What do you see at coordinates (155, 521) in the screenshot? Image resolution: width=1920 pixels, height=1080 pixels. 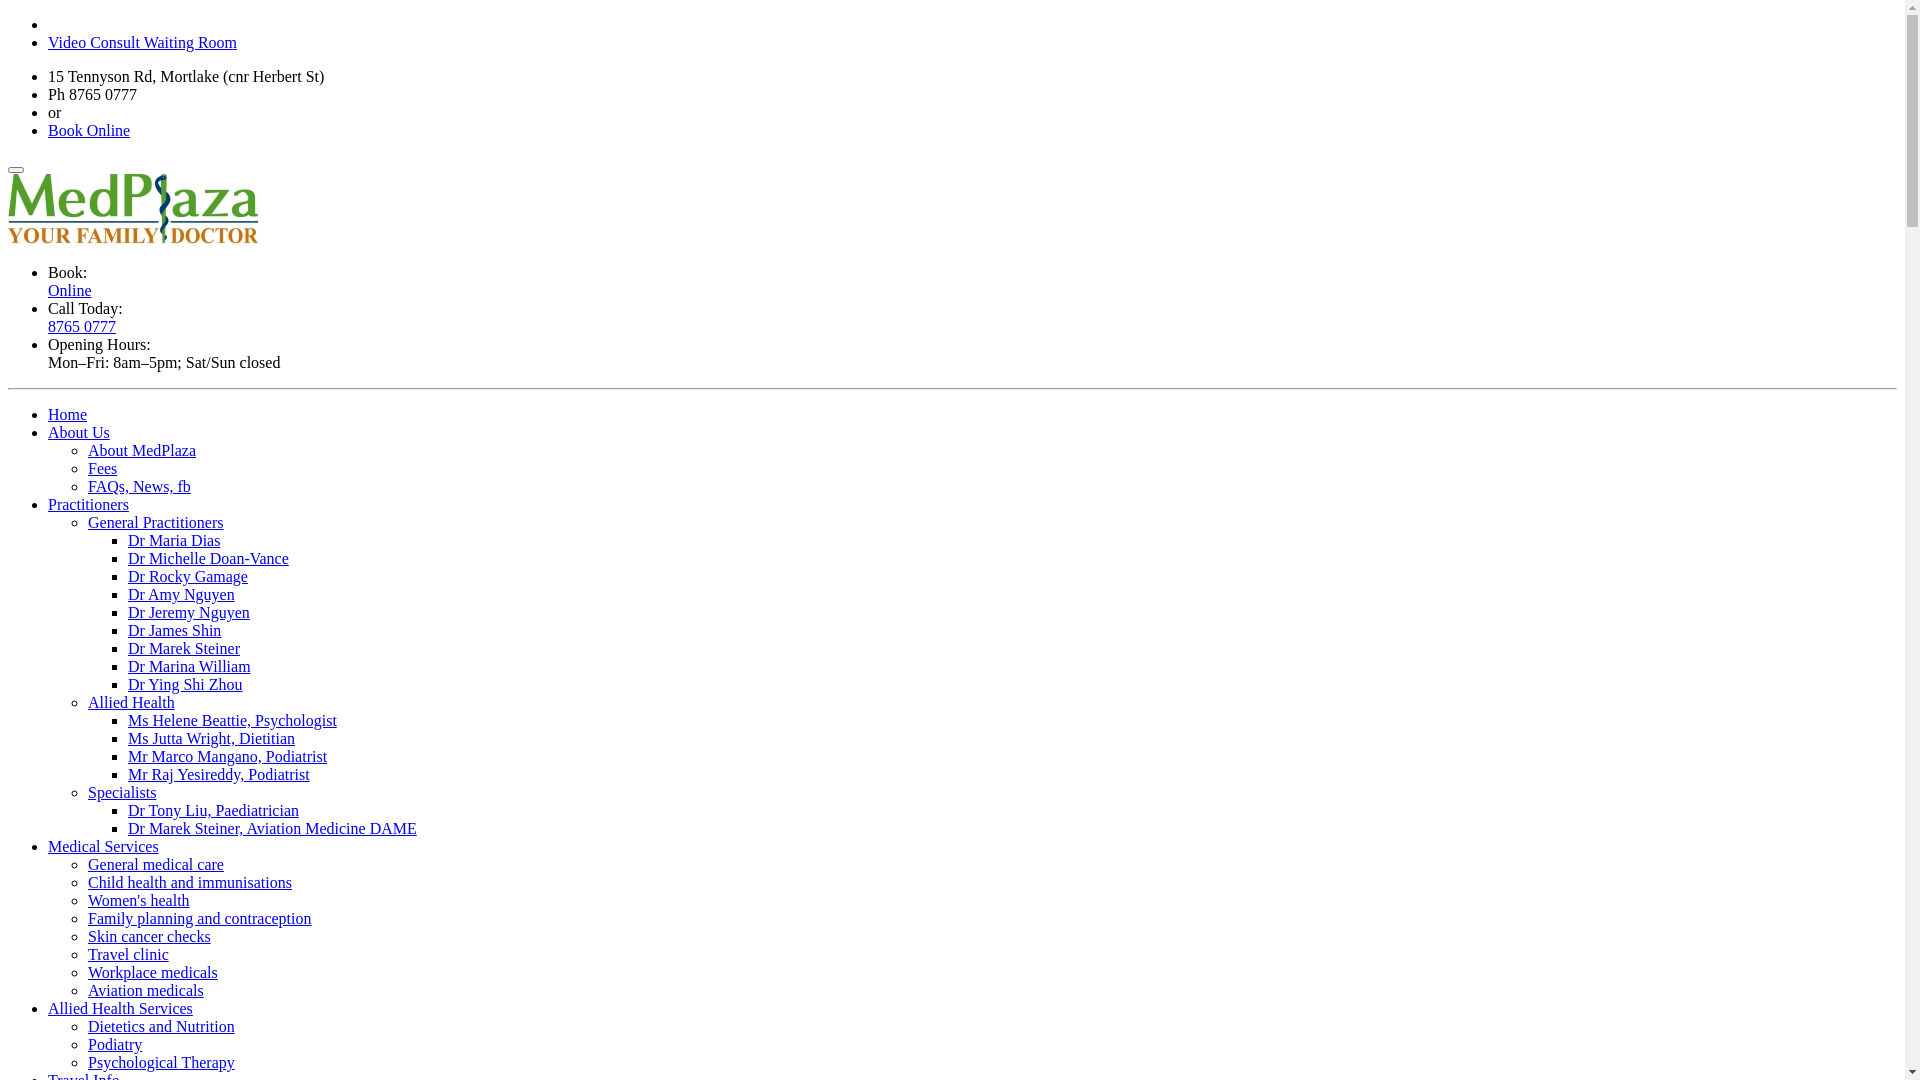 I see `'General Practitioners'` at bounding box center [155, 521].